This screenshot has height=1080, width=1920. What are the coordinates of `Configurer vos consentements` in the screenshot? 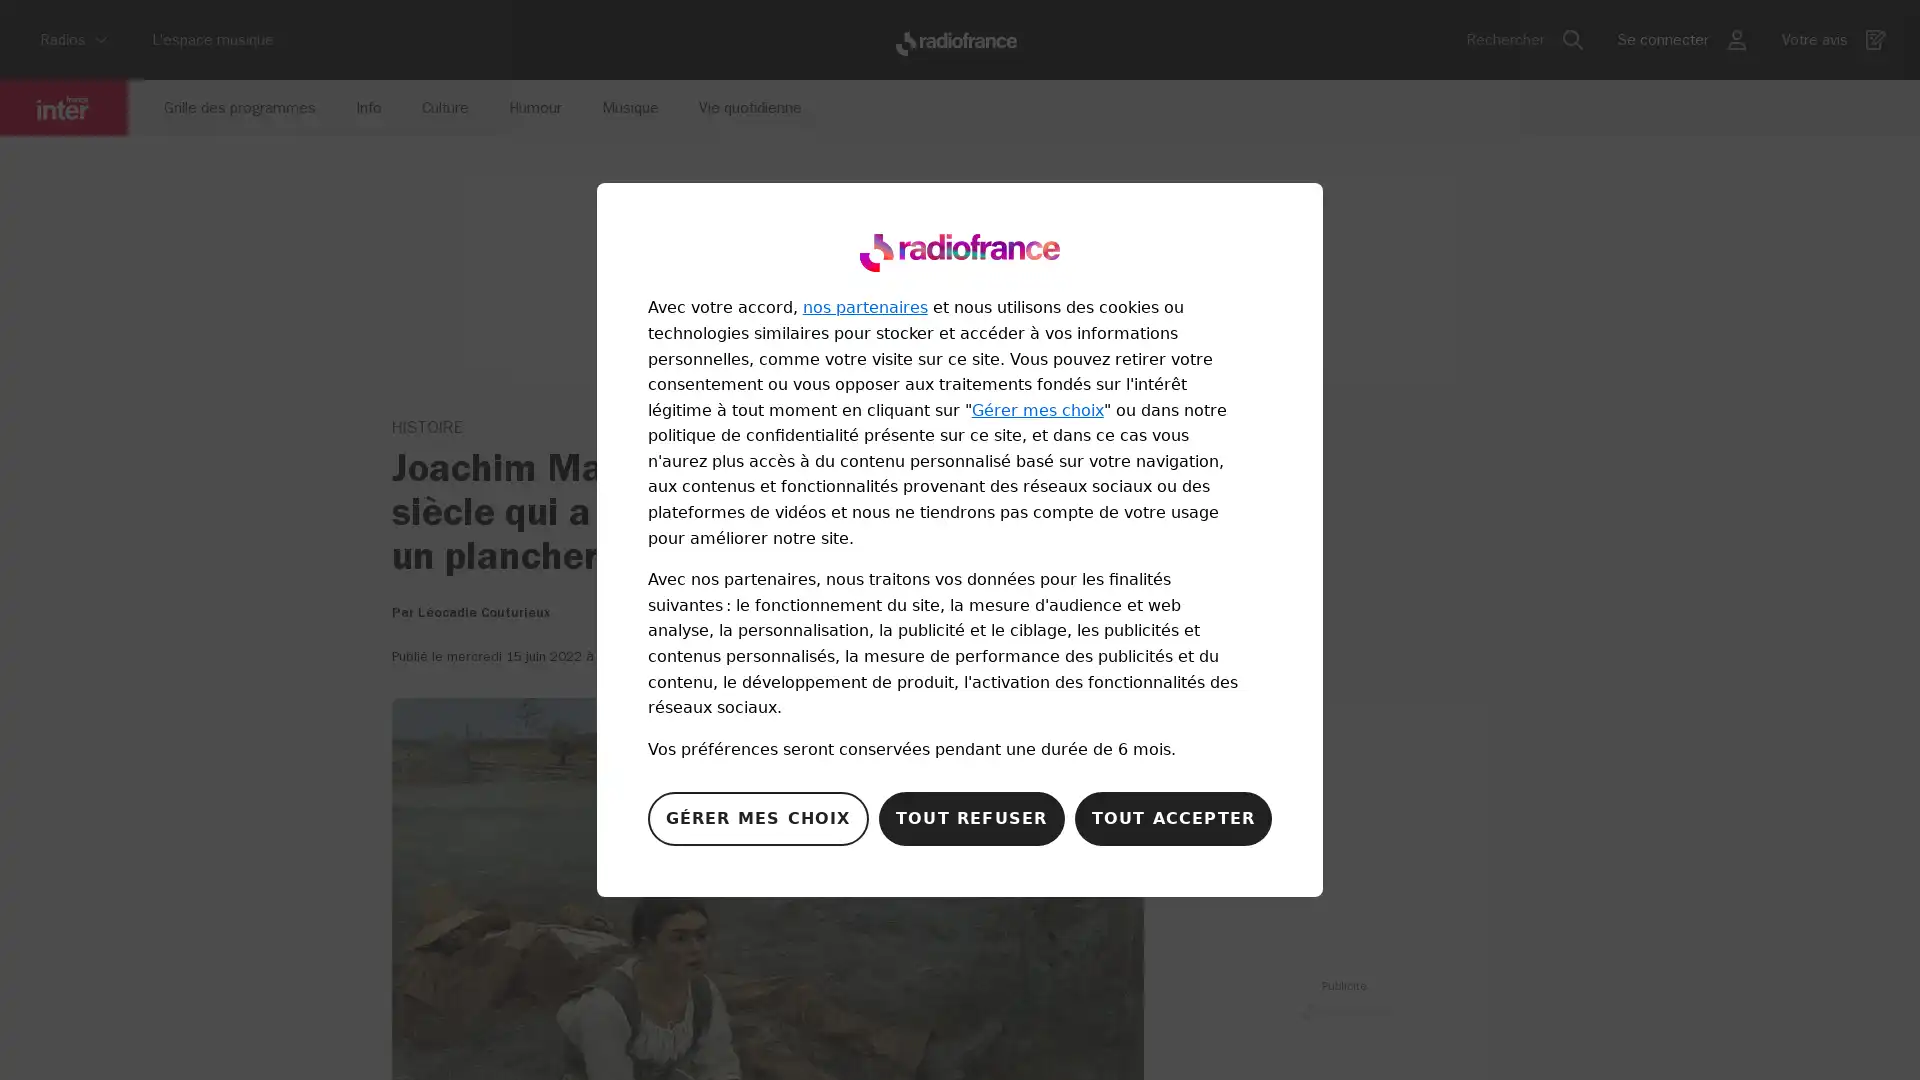 It's located at (756, 818).